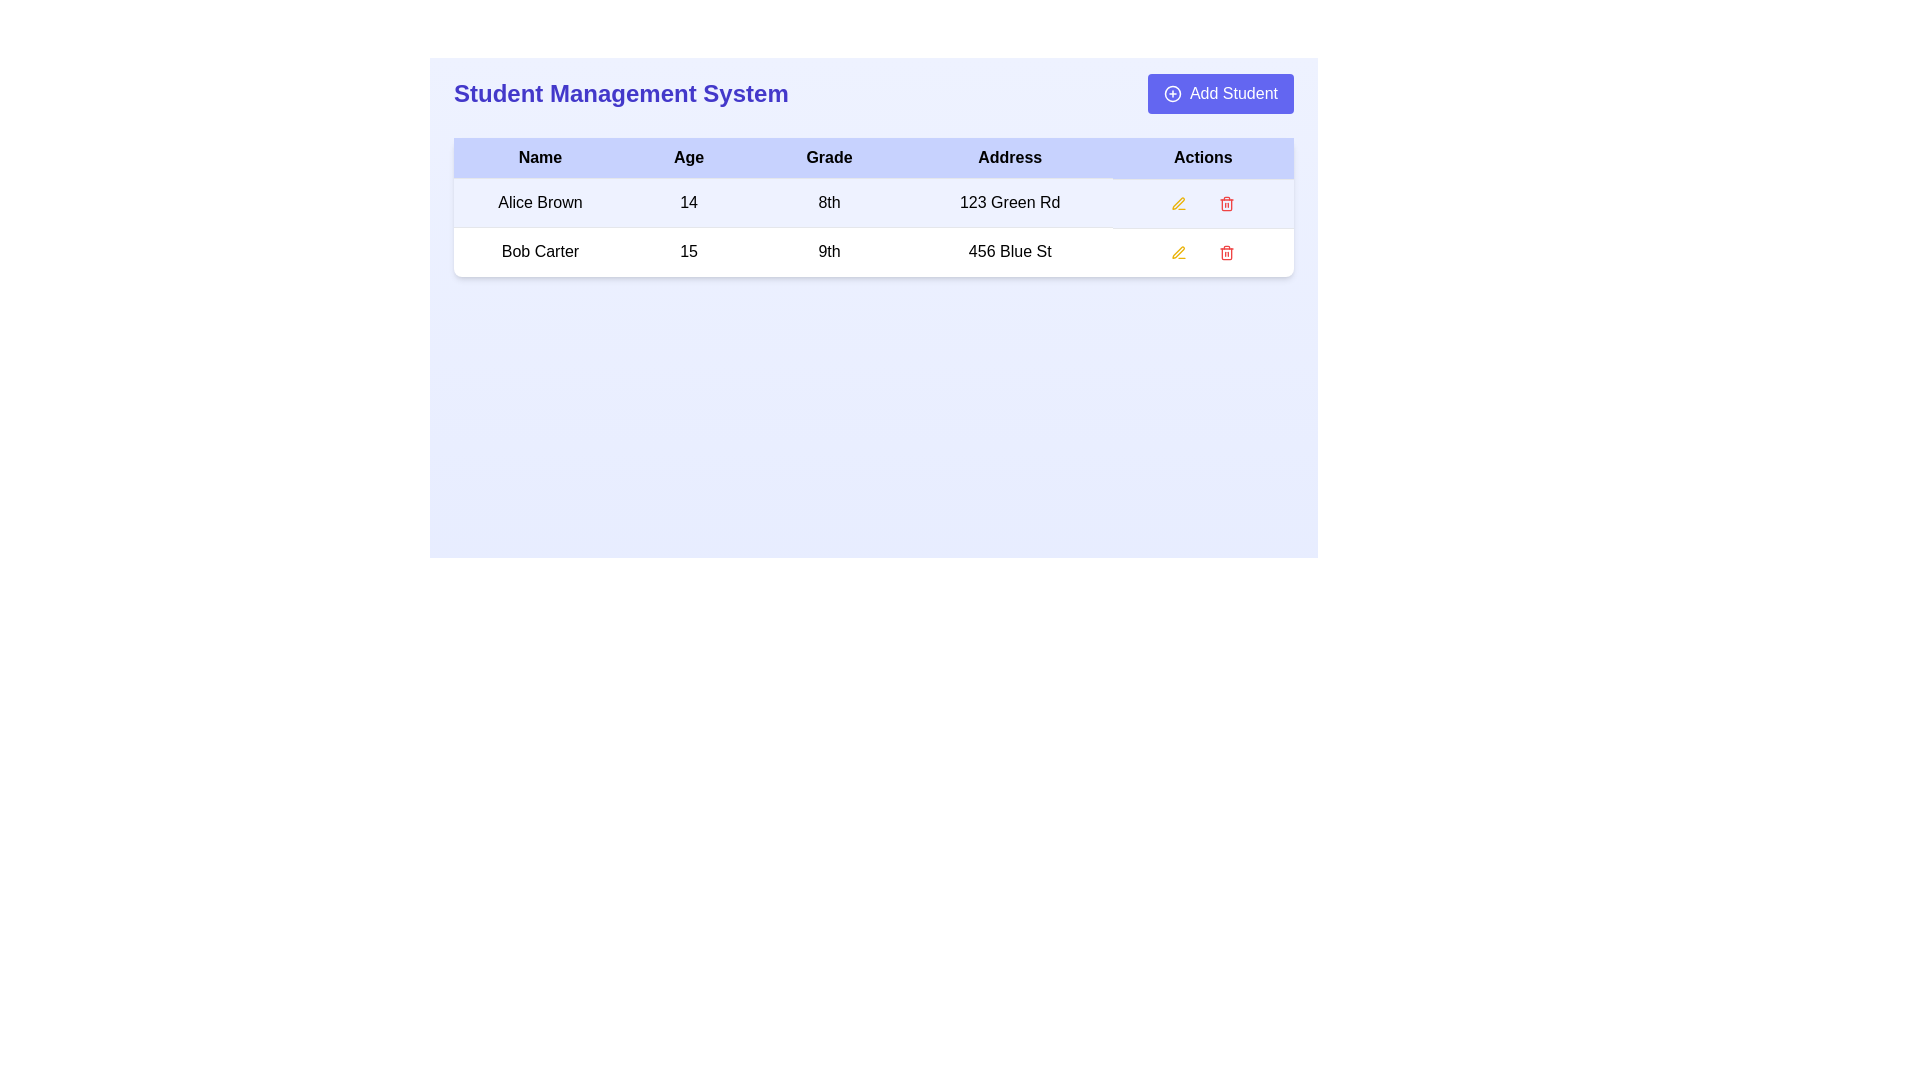  What do you see at coordinates (689, 203) in the screenshot?
I see `the Table Cell that displays the age of the individual named 'Alice Brown', located in the second column of the row labeled 'Age'` at bounding box center [689, 203].